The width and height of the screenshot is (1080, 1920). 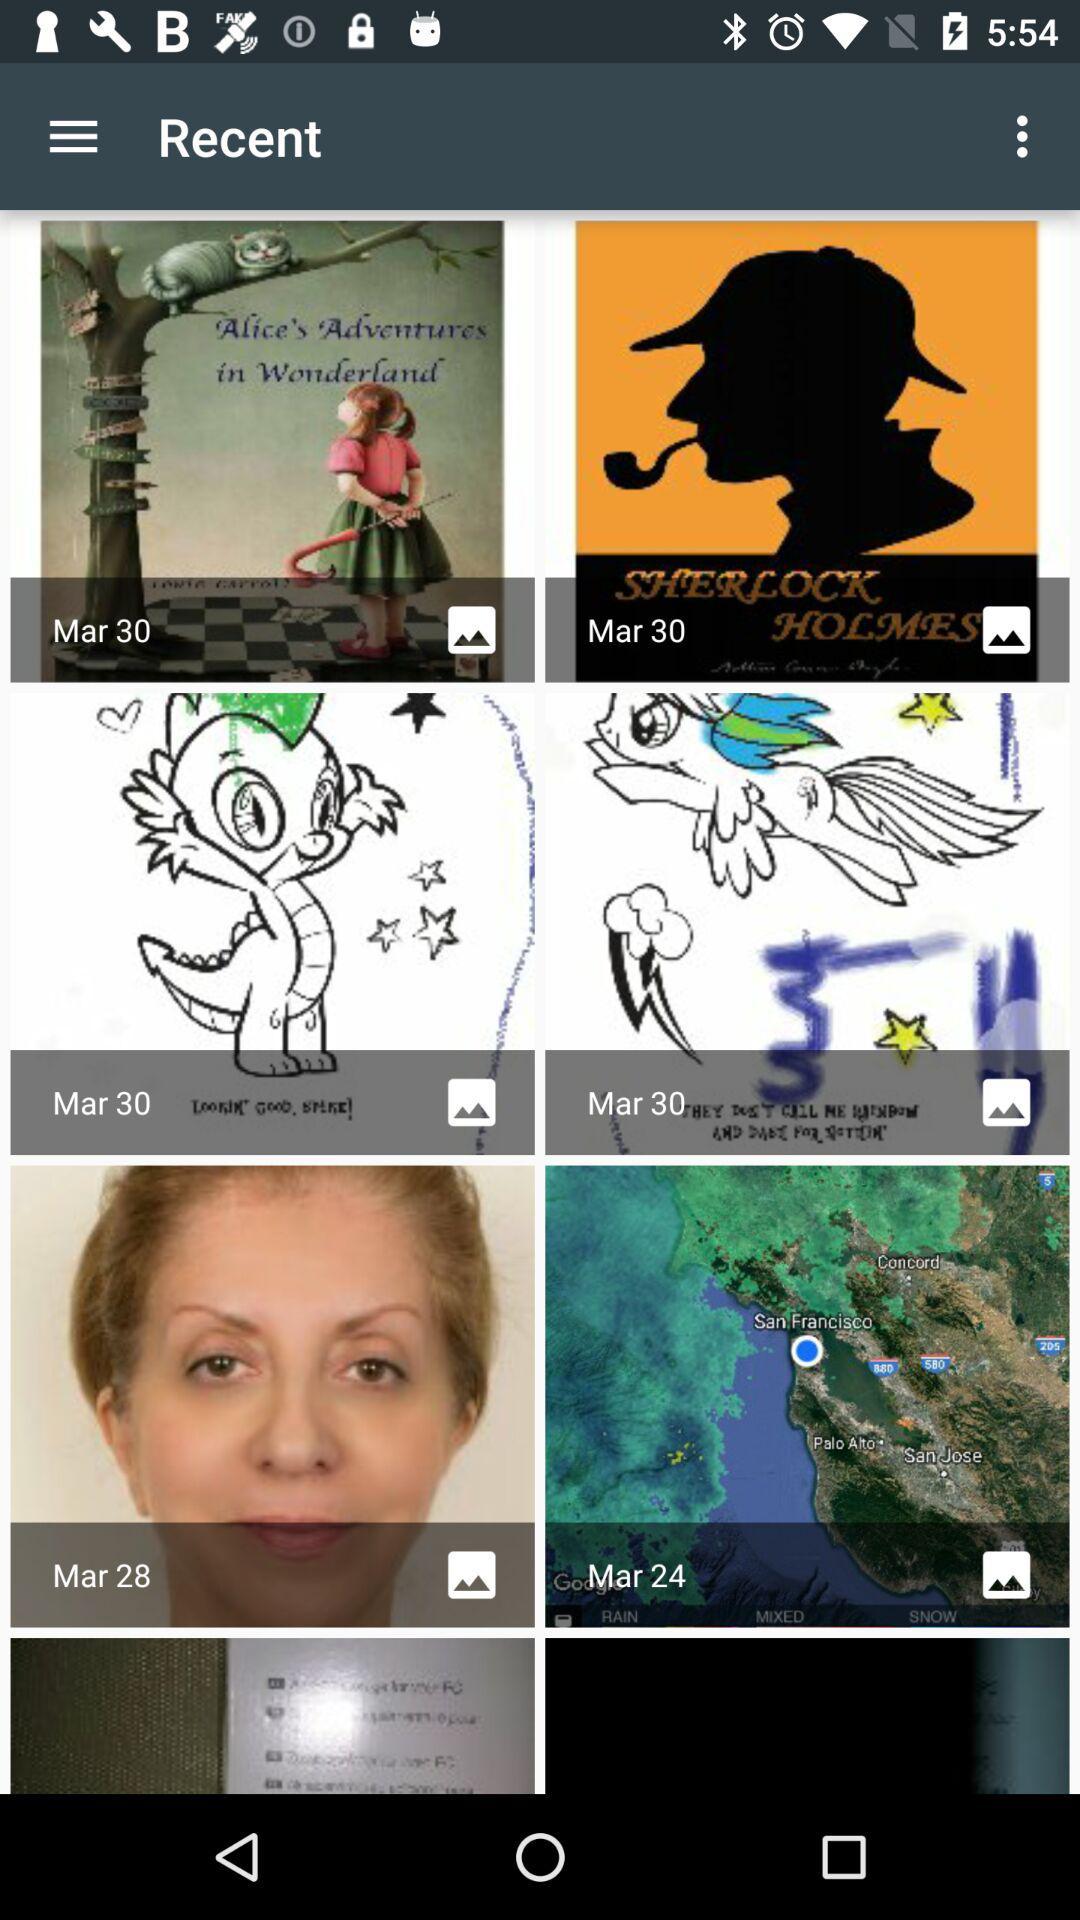 What do you see at coordinates (72, 135) in the screenshot?
I see `the app next to recent icon` at bounding box center [72, 135].